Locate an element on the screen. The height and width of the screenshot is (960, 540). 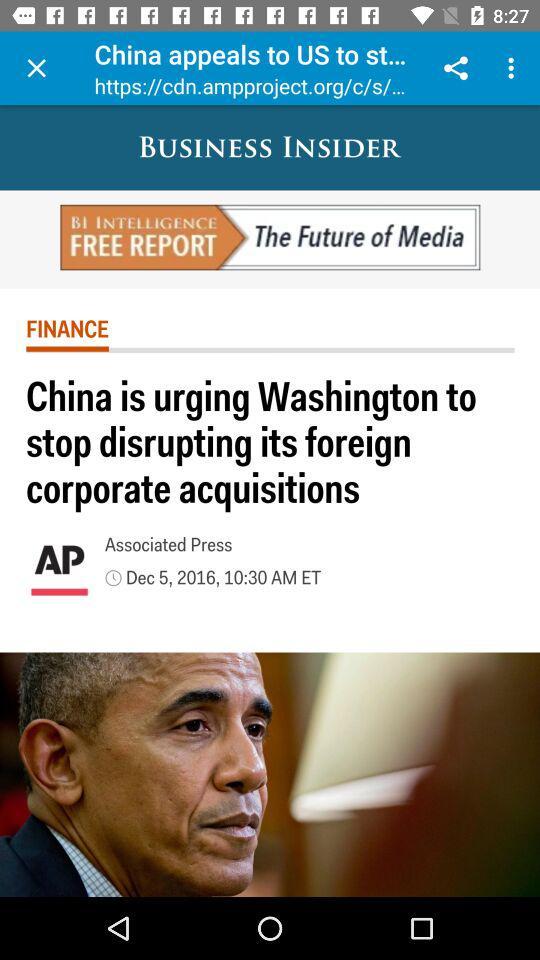
page is located at coordinates (36, 68).